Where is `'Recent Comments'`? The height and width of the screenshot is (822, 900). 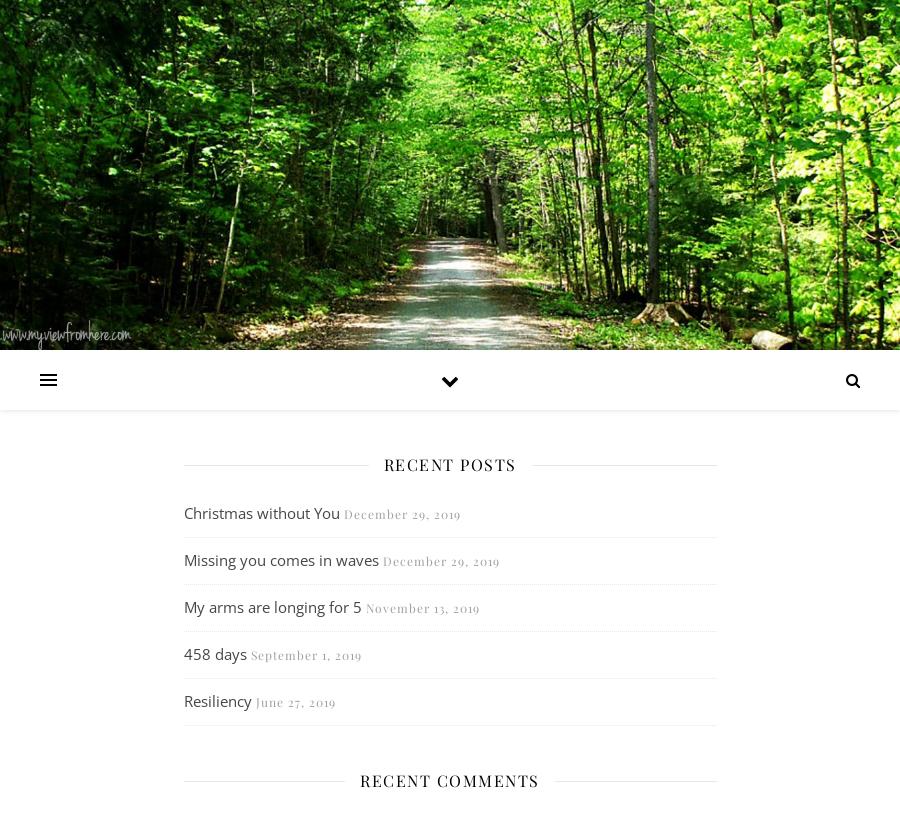
'Recent Comments' is located at coordinates (449, 779).